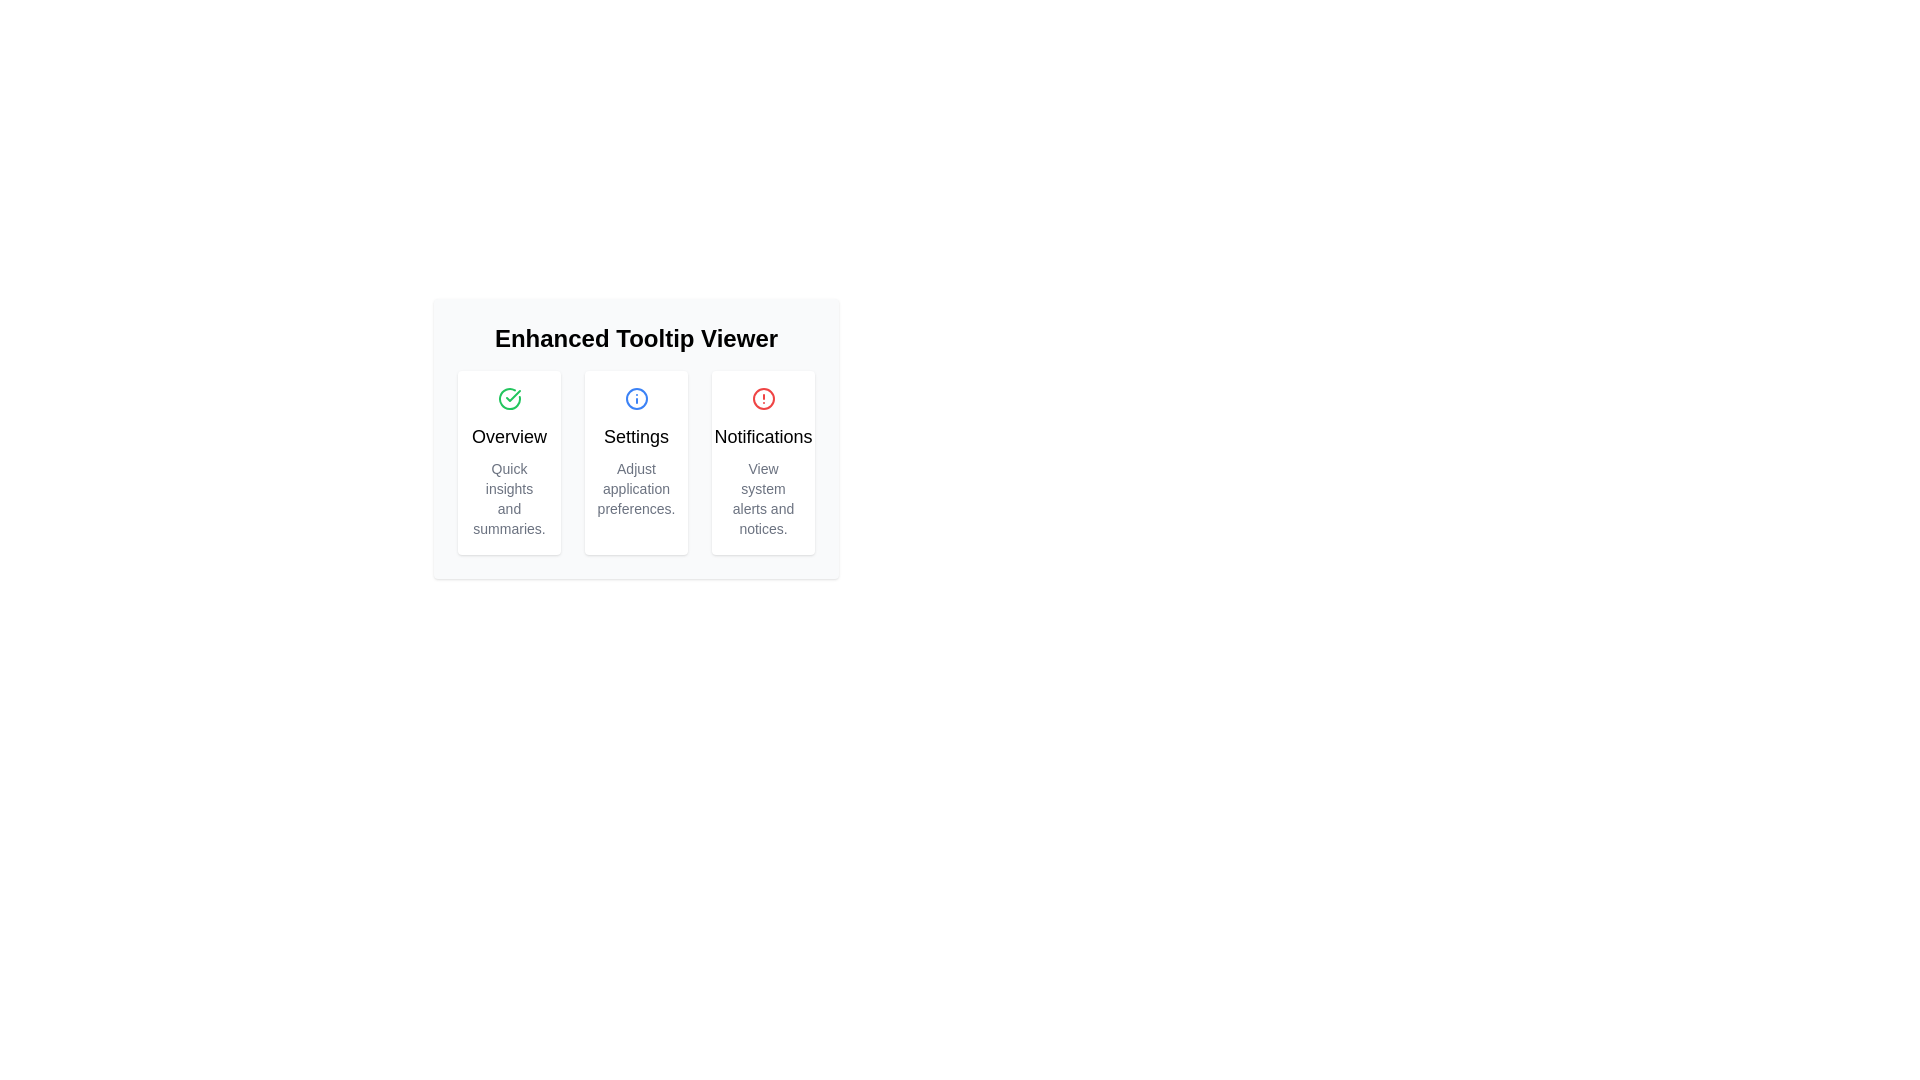 This screenshot has width=1920, height=1080. I want to click on the second card in the grid layout under the header 'Enhanced Tooltip Viewer', so click(635, 462).